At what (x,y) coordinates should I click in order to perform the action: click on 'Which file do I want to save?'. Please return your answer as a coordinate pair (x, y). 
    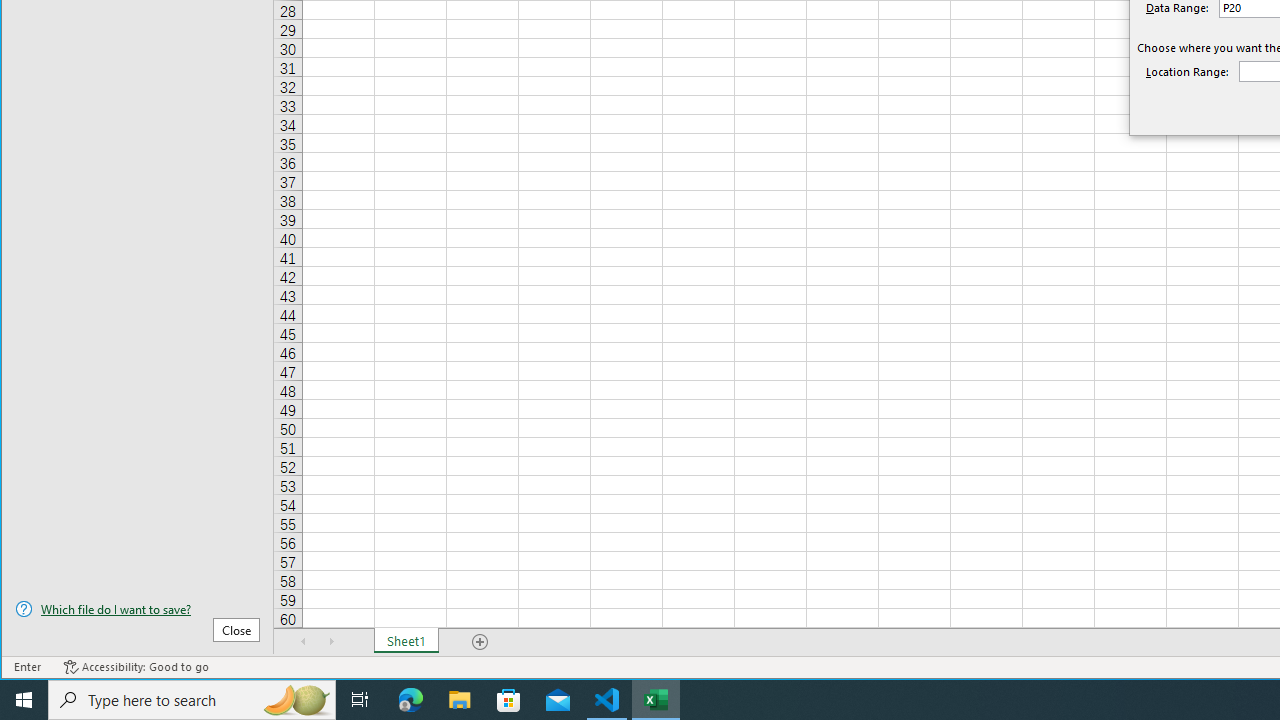
    Looking at the image, I should click on (136, 608).